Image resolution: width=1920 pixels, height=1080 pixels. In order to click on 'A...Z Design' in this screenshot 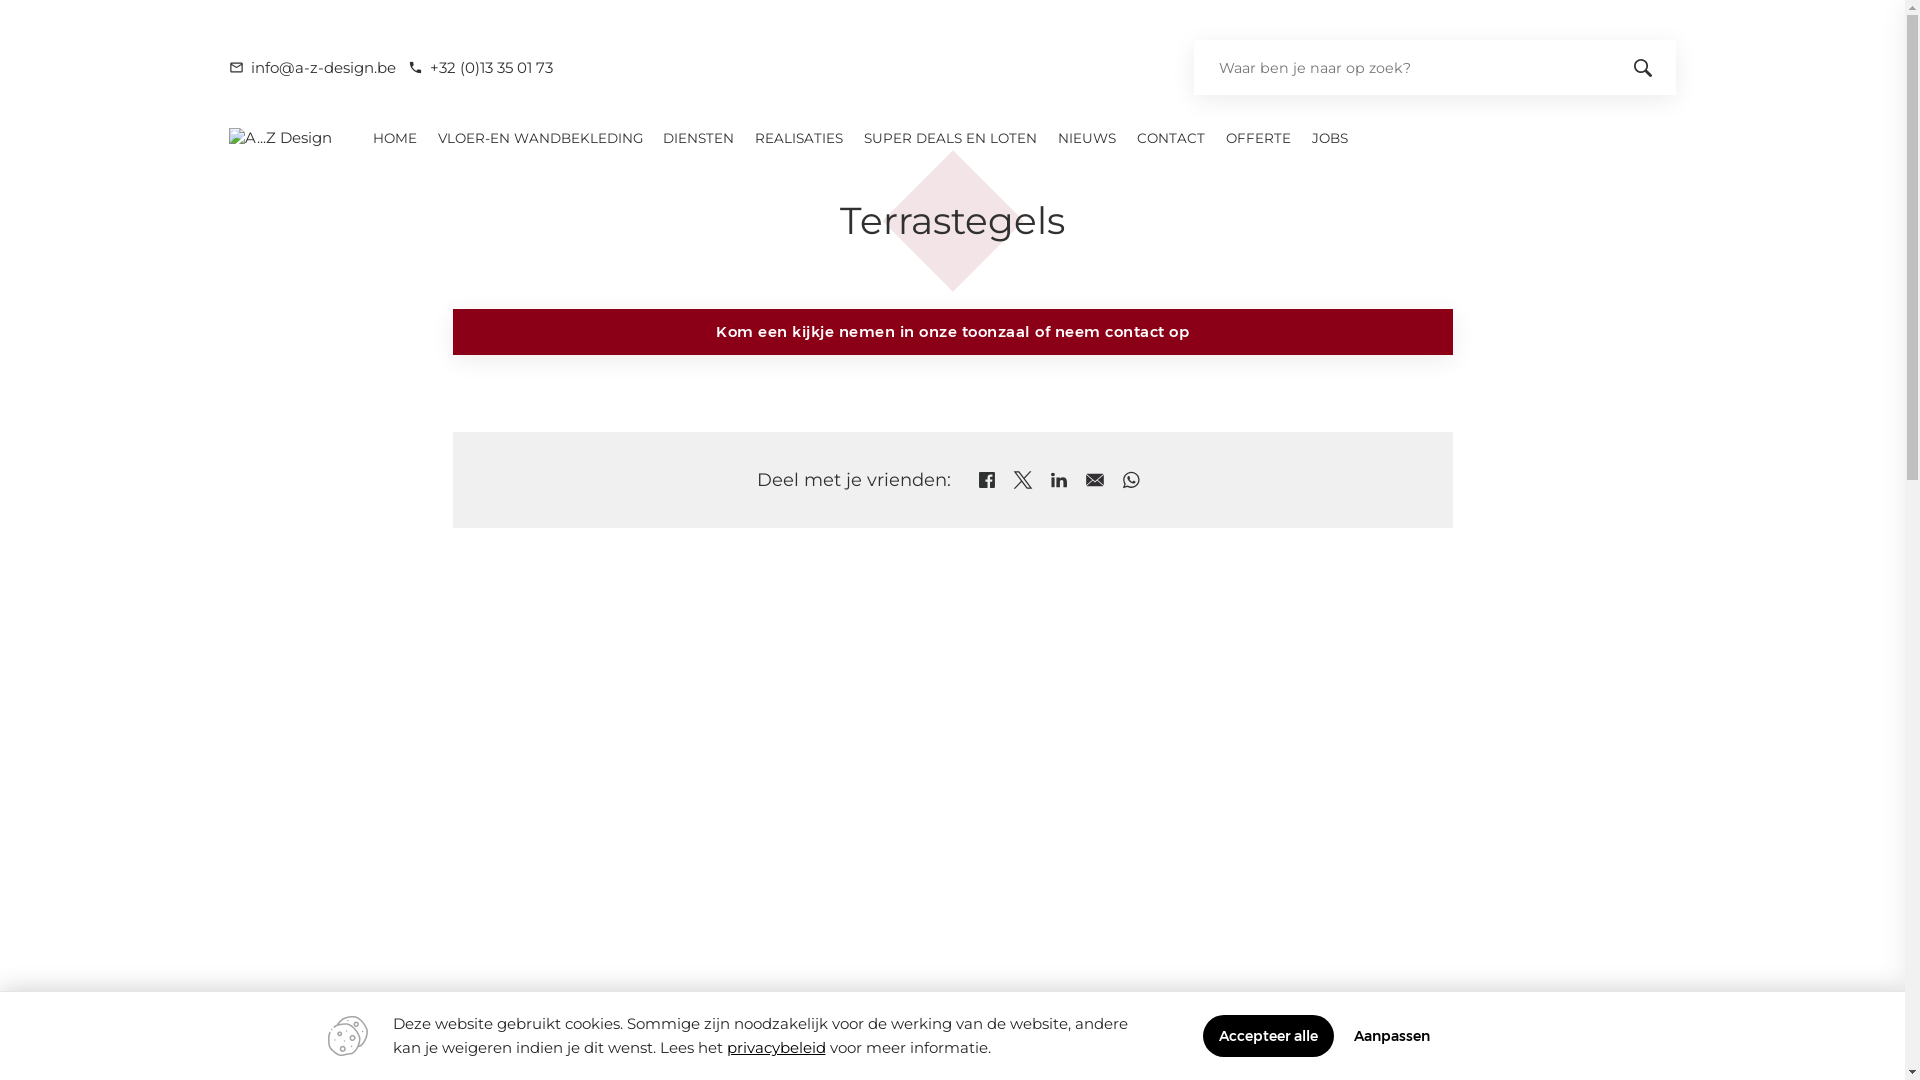, I will do `click(279, 136)`.